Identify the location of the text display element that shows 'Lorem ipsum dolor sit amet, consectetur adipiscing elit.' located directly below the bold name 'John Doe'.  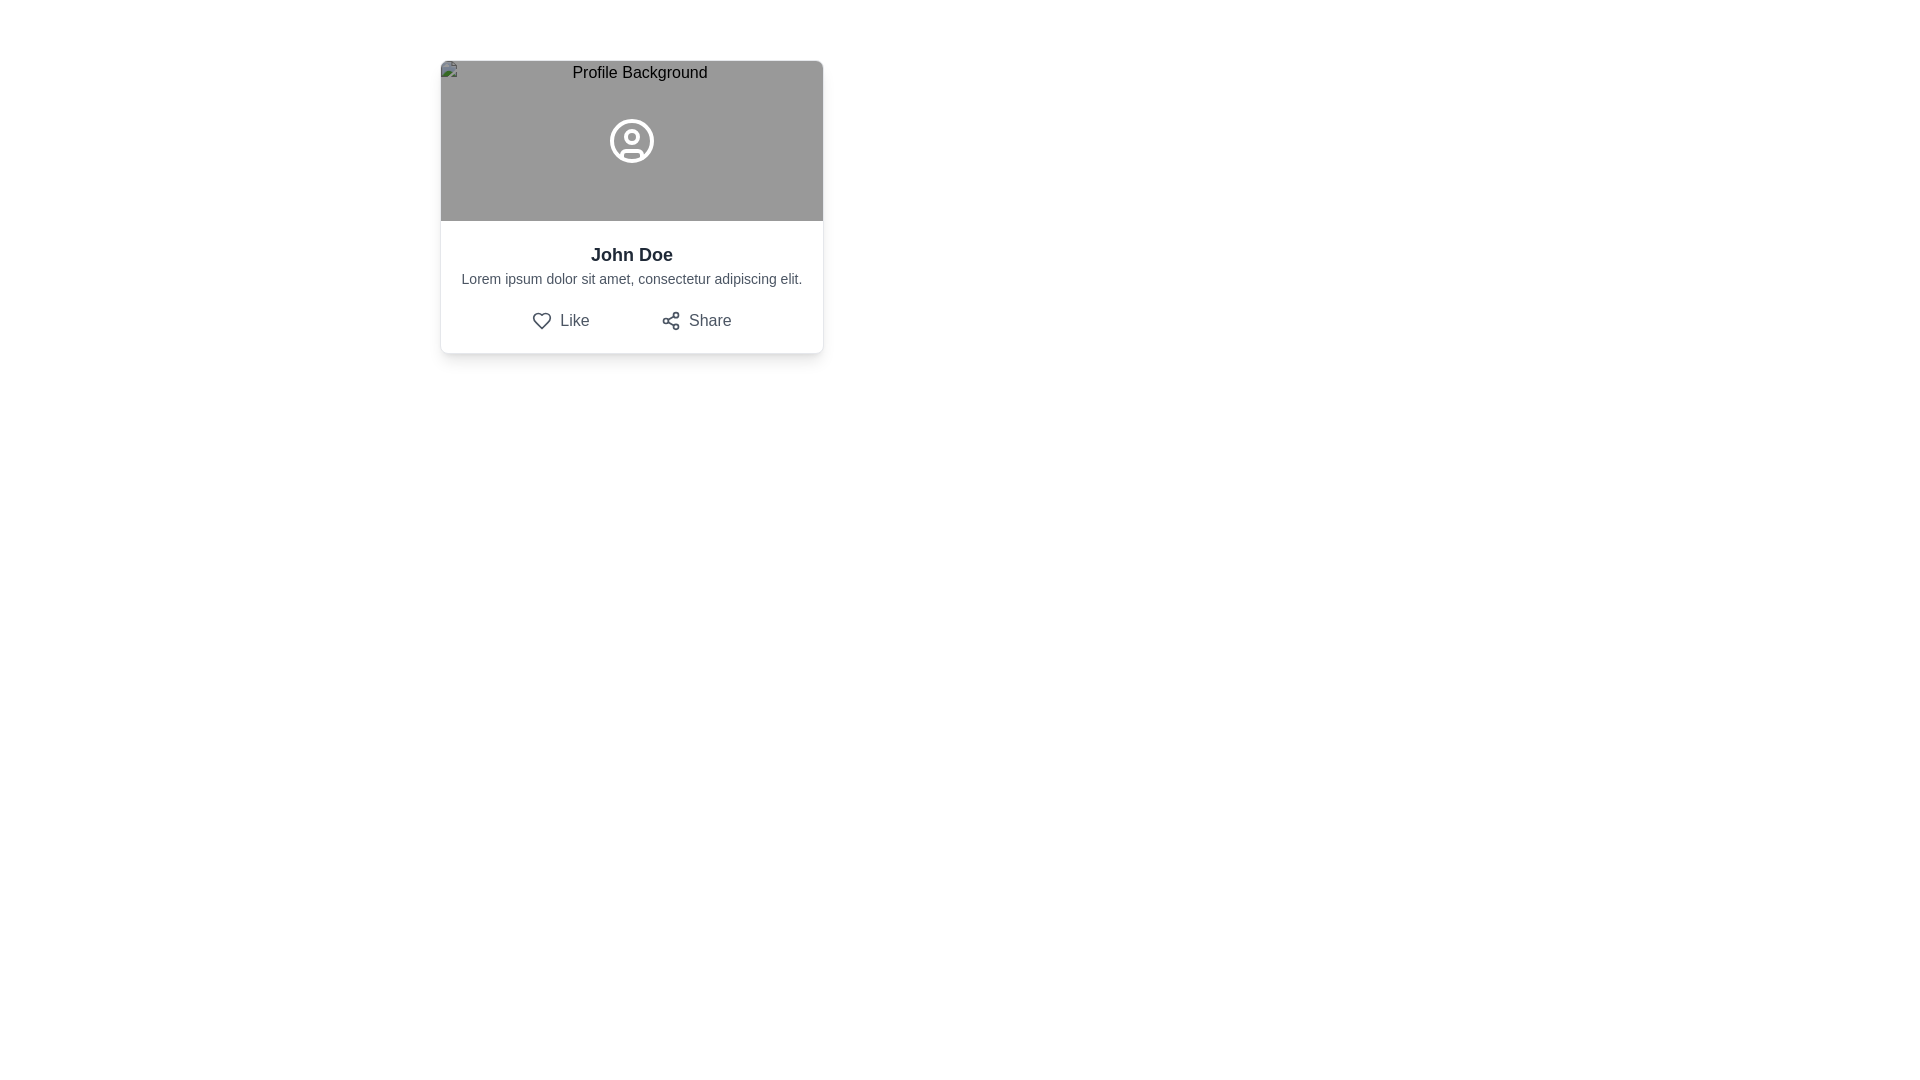
(631, 278).